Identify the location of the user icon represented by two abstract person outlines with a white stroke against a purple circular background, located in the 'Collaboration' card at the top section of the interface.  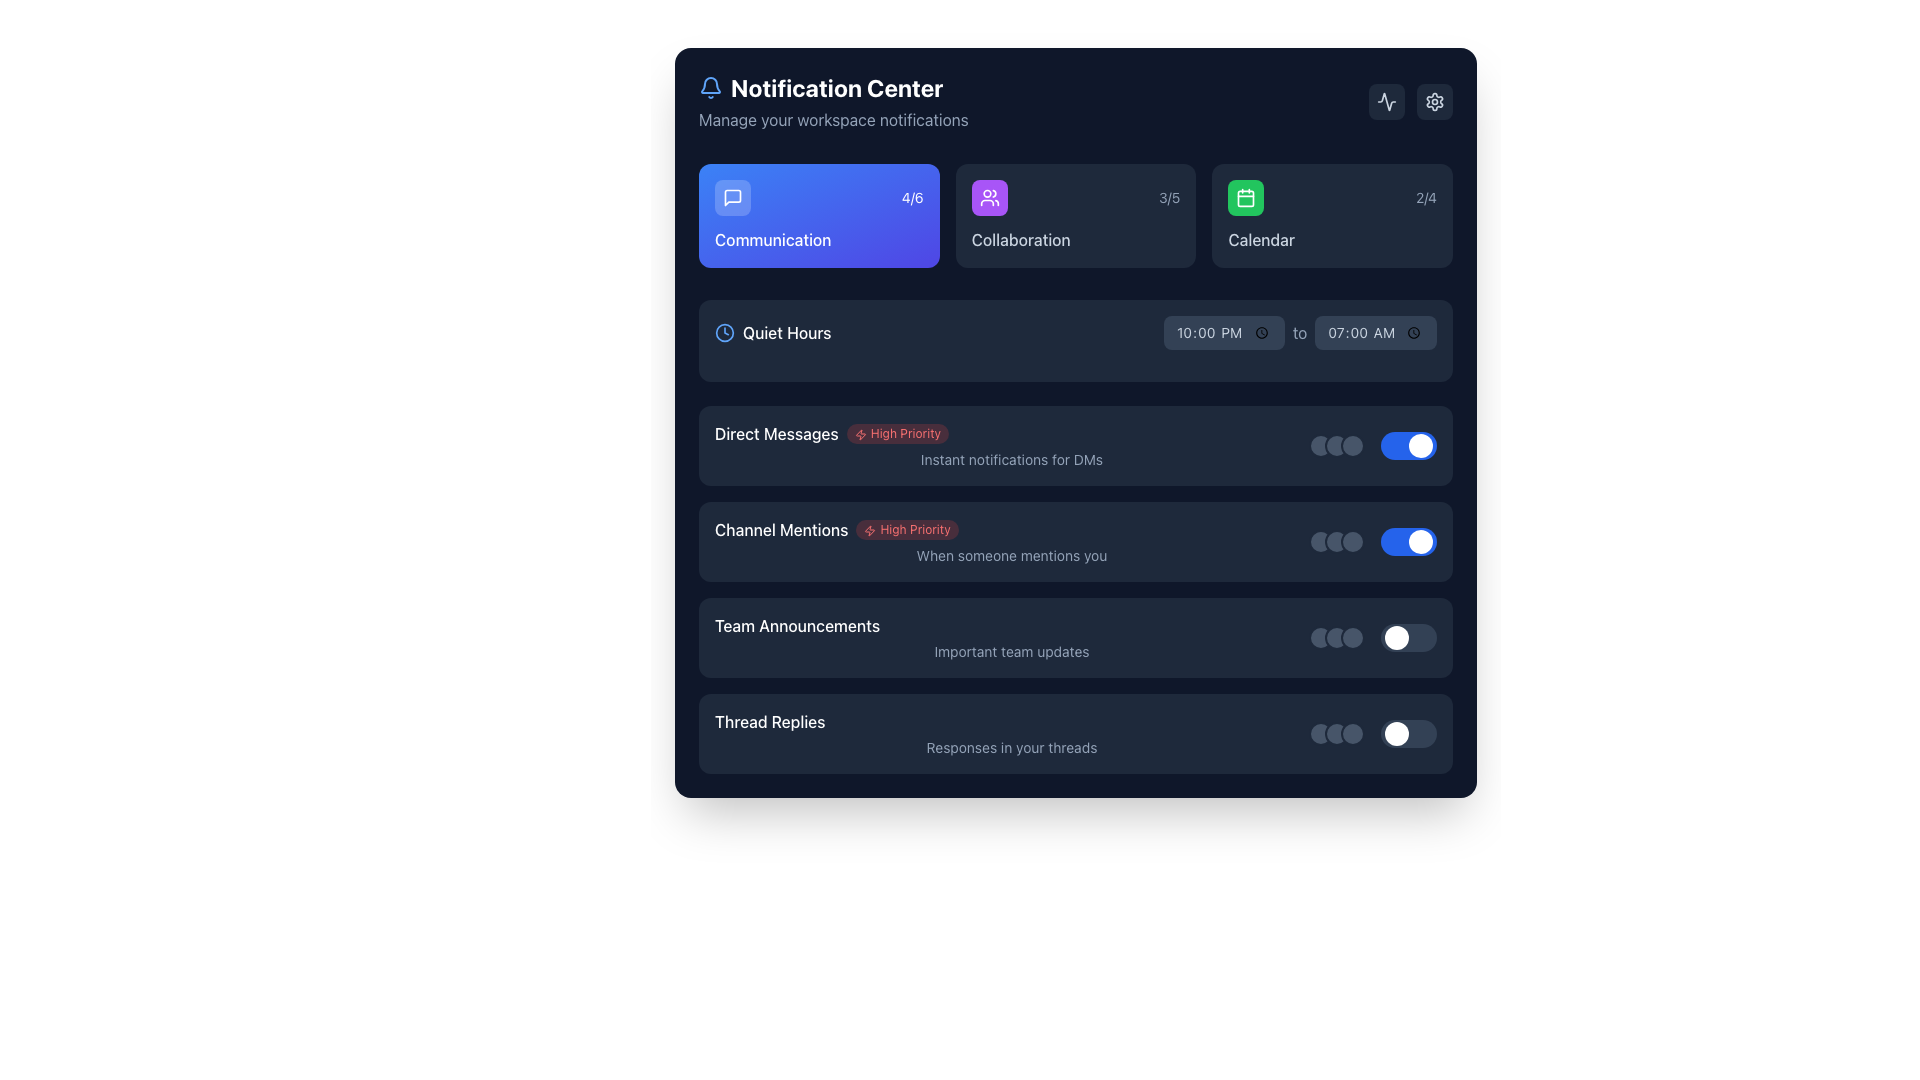
(989, 197).